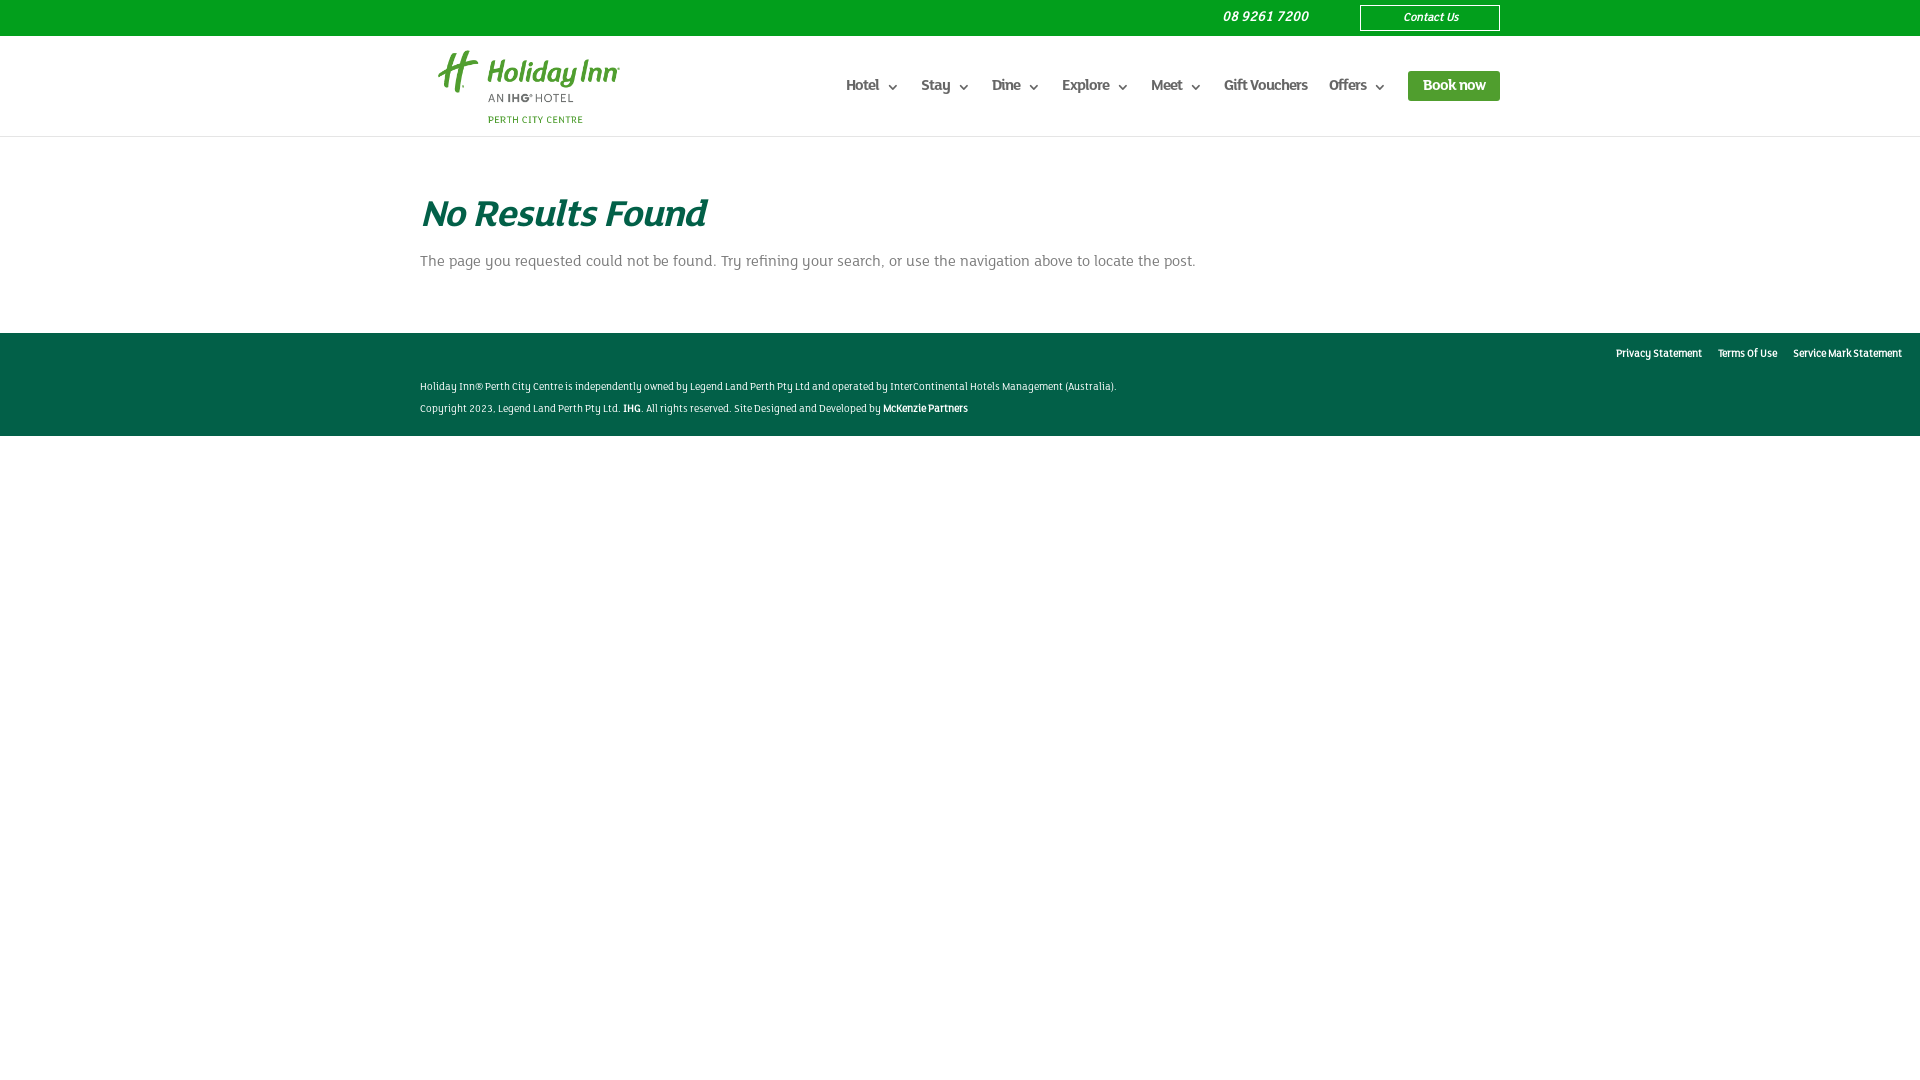 Image resolution: width=1920 pixels, height=1080 pixels. I want to click on 'Stay', so click(944, 100).